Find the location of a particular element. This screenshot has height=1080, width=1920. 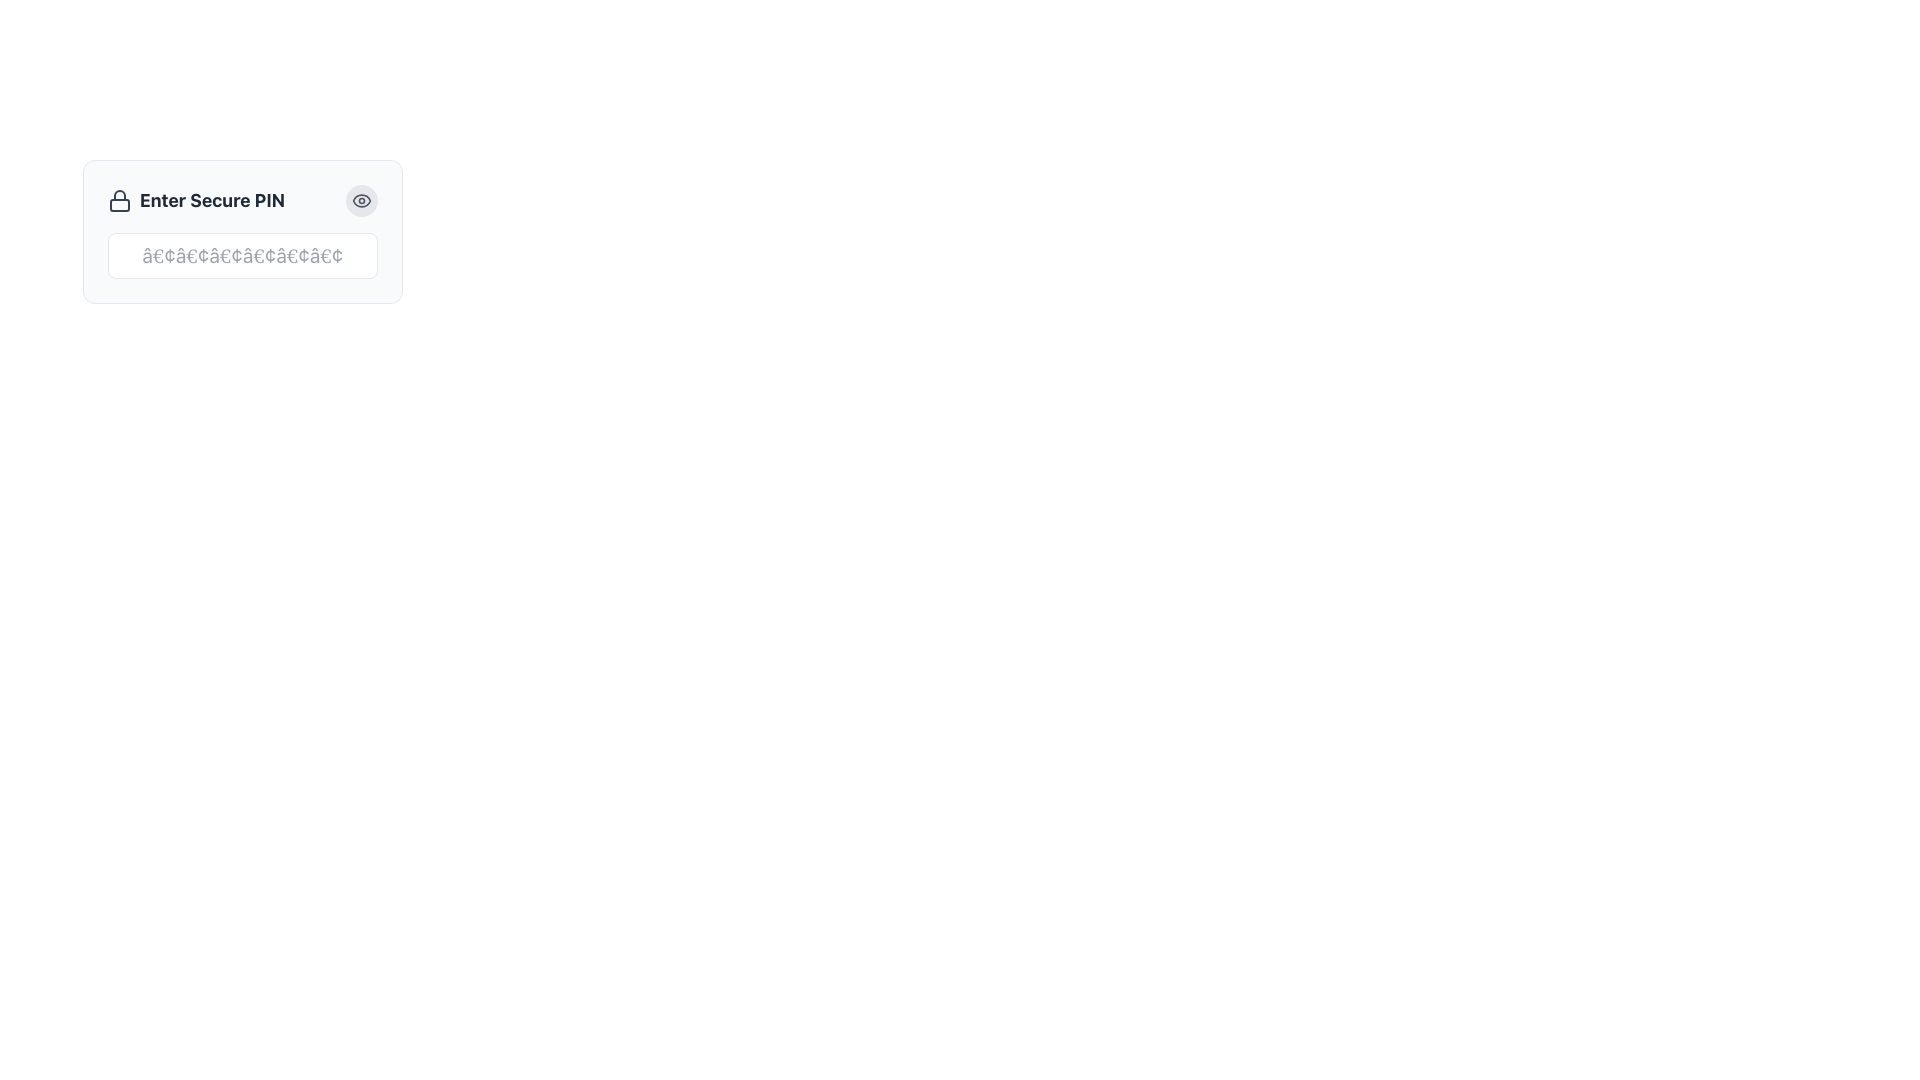

the compact, circular eye icon within the rounded button located to the right of the 'Enter Secure PIN' input field is located at coordinates (361, 200).